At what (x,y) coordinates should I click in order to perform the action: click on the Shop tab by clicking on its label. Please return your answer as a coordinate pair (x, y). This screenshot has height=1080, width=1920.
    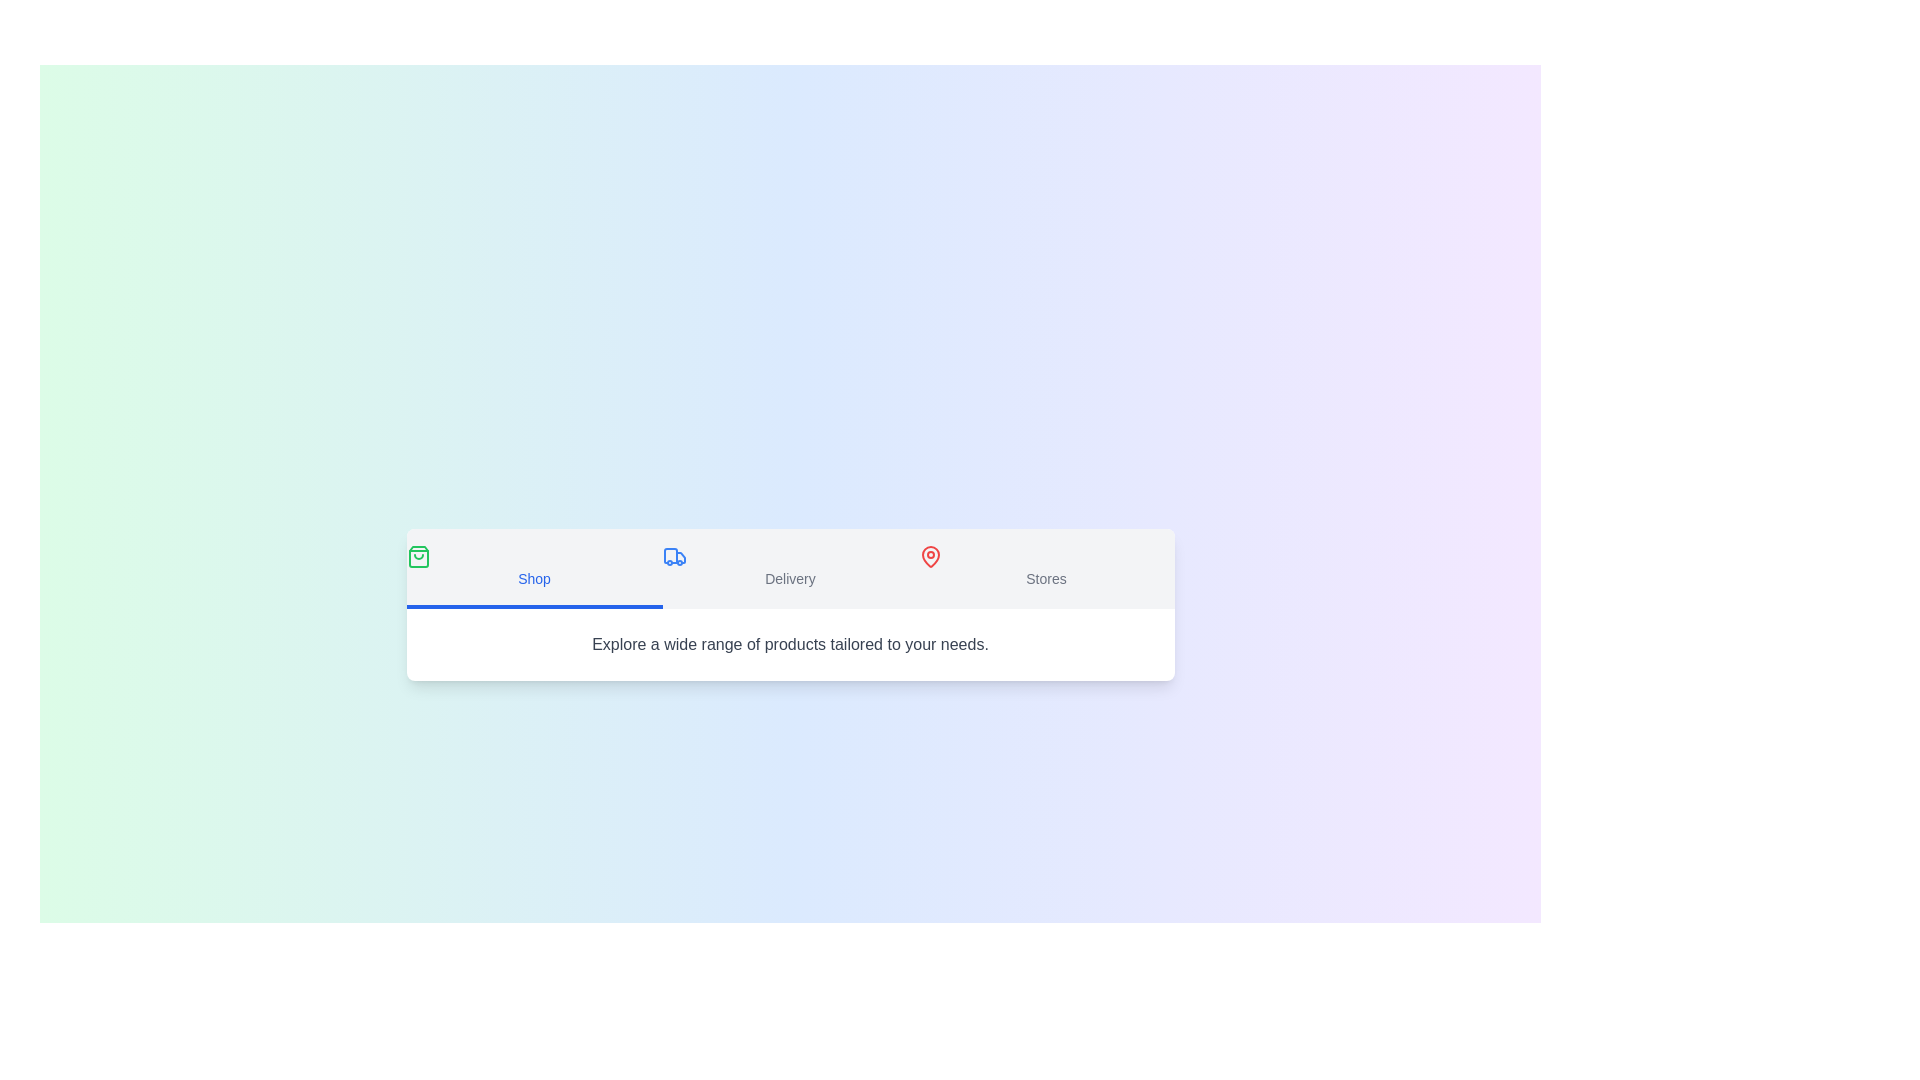
    Looking at the image, I should click on (534, 569).